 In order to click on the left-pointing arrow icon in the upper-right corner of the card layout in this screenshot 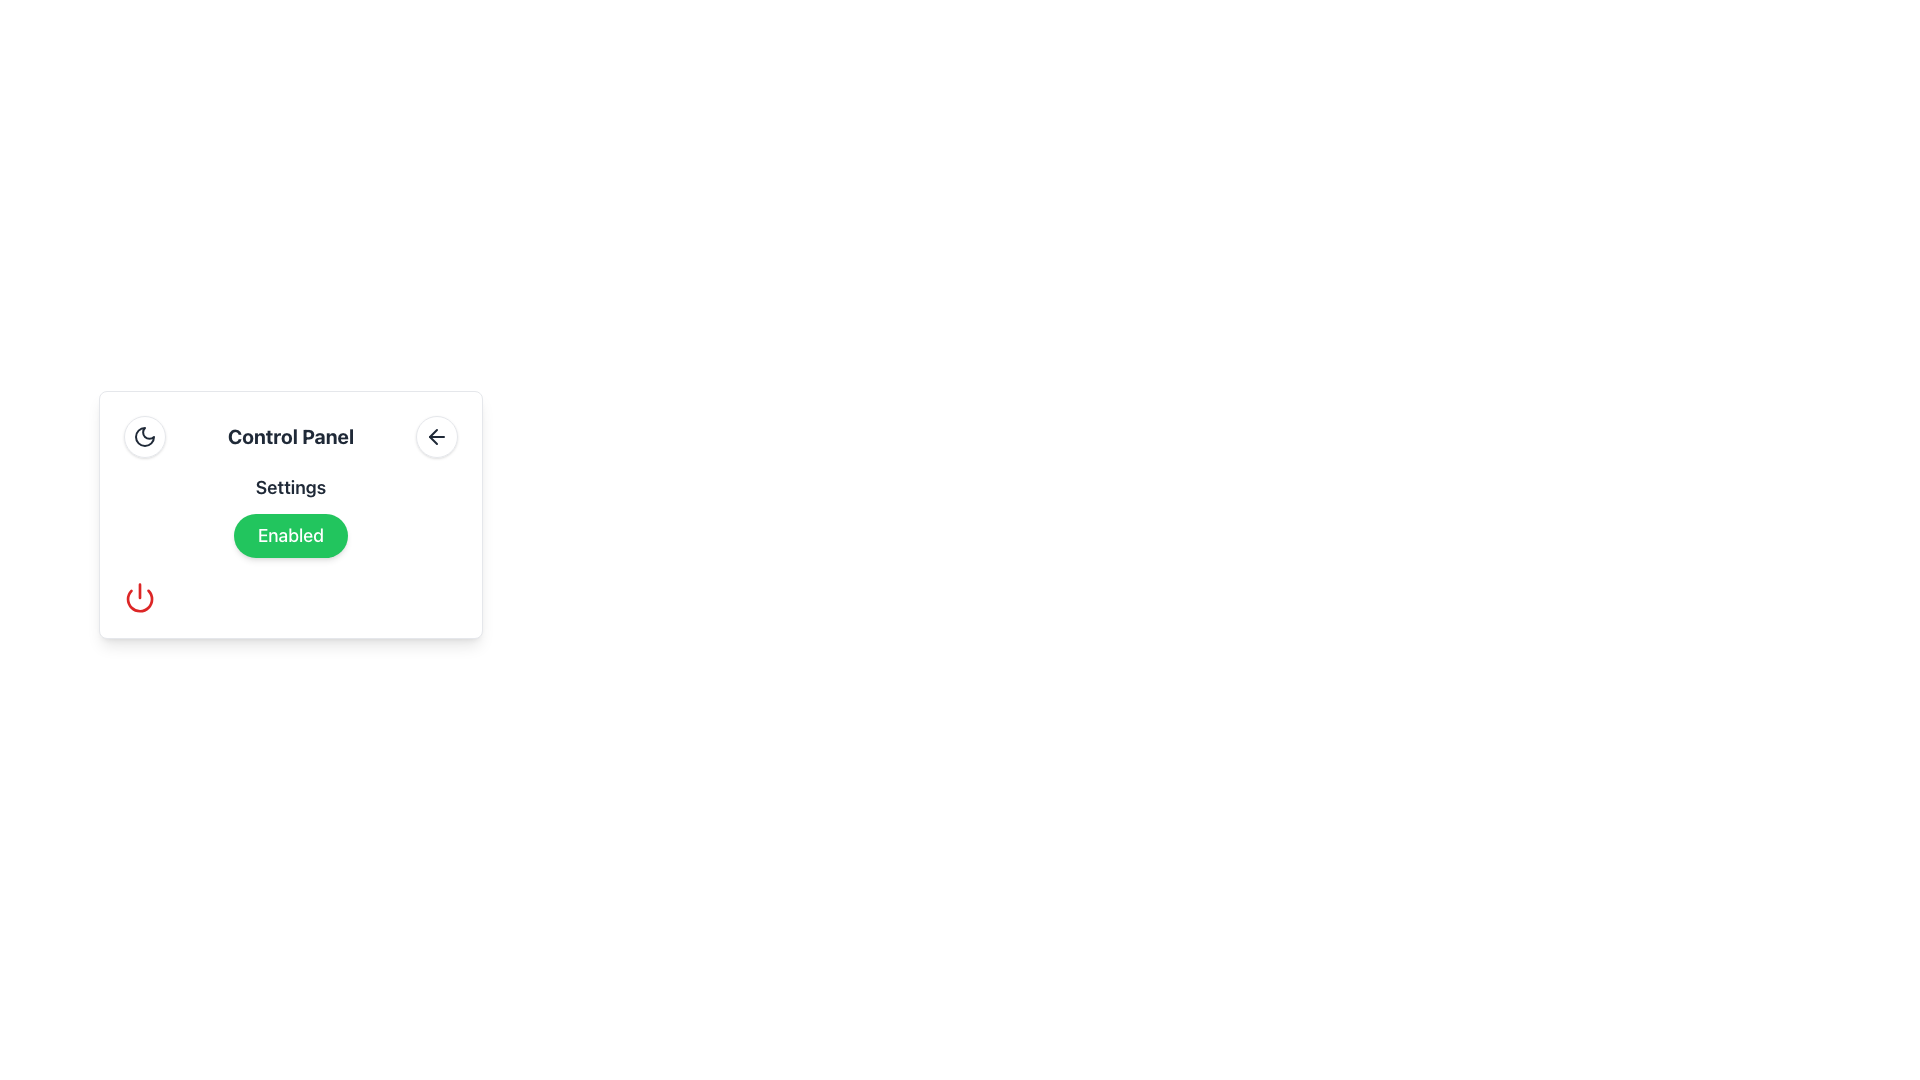, I will do `click(435, 435)`.